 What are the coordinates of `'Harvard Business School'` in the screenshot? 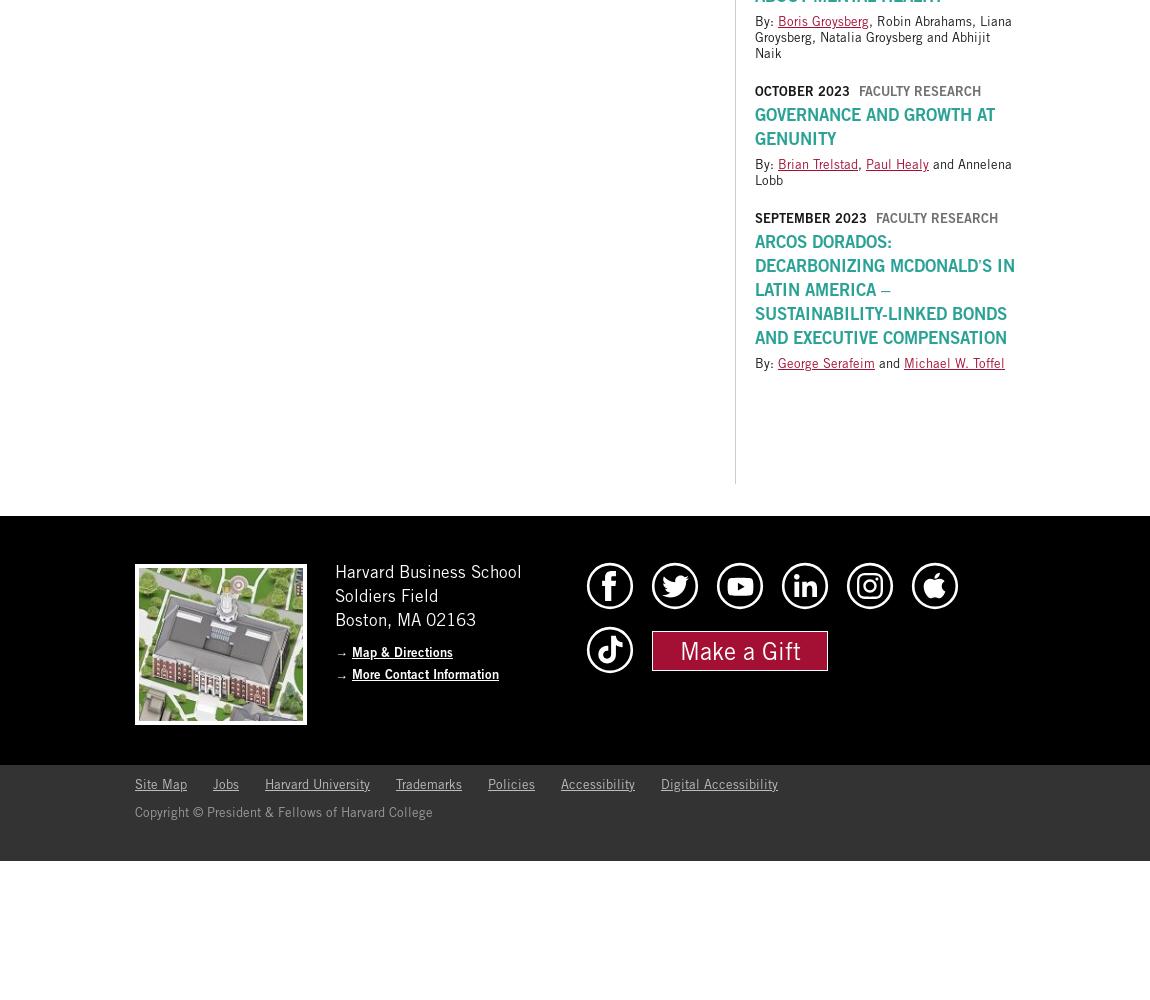 It's located at (428, 571).